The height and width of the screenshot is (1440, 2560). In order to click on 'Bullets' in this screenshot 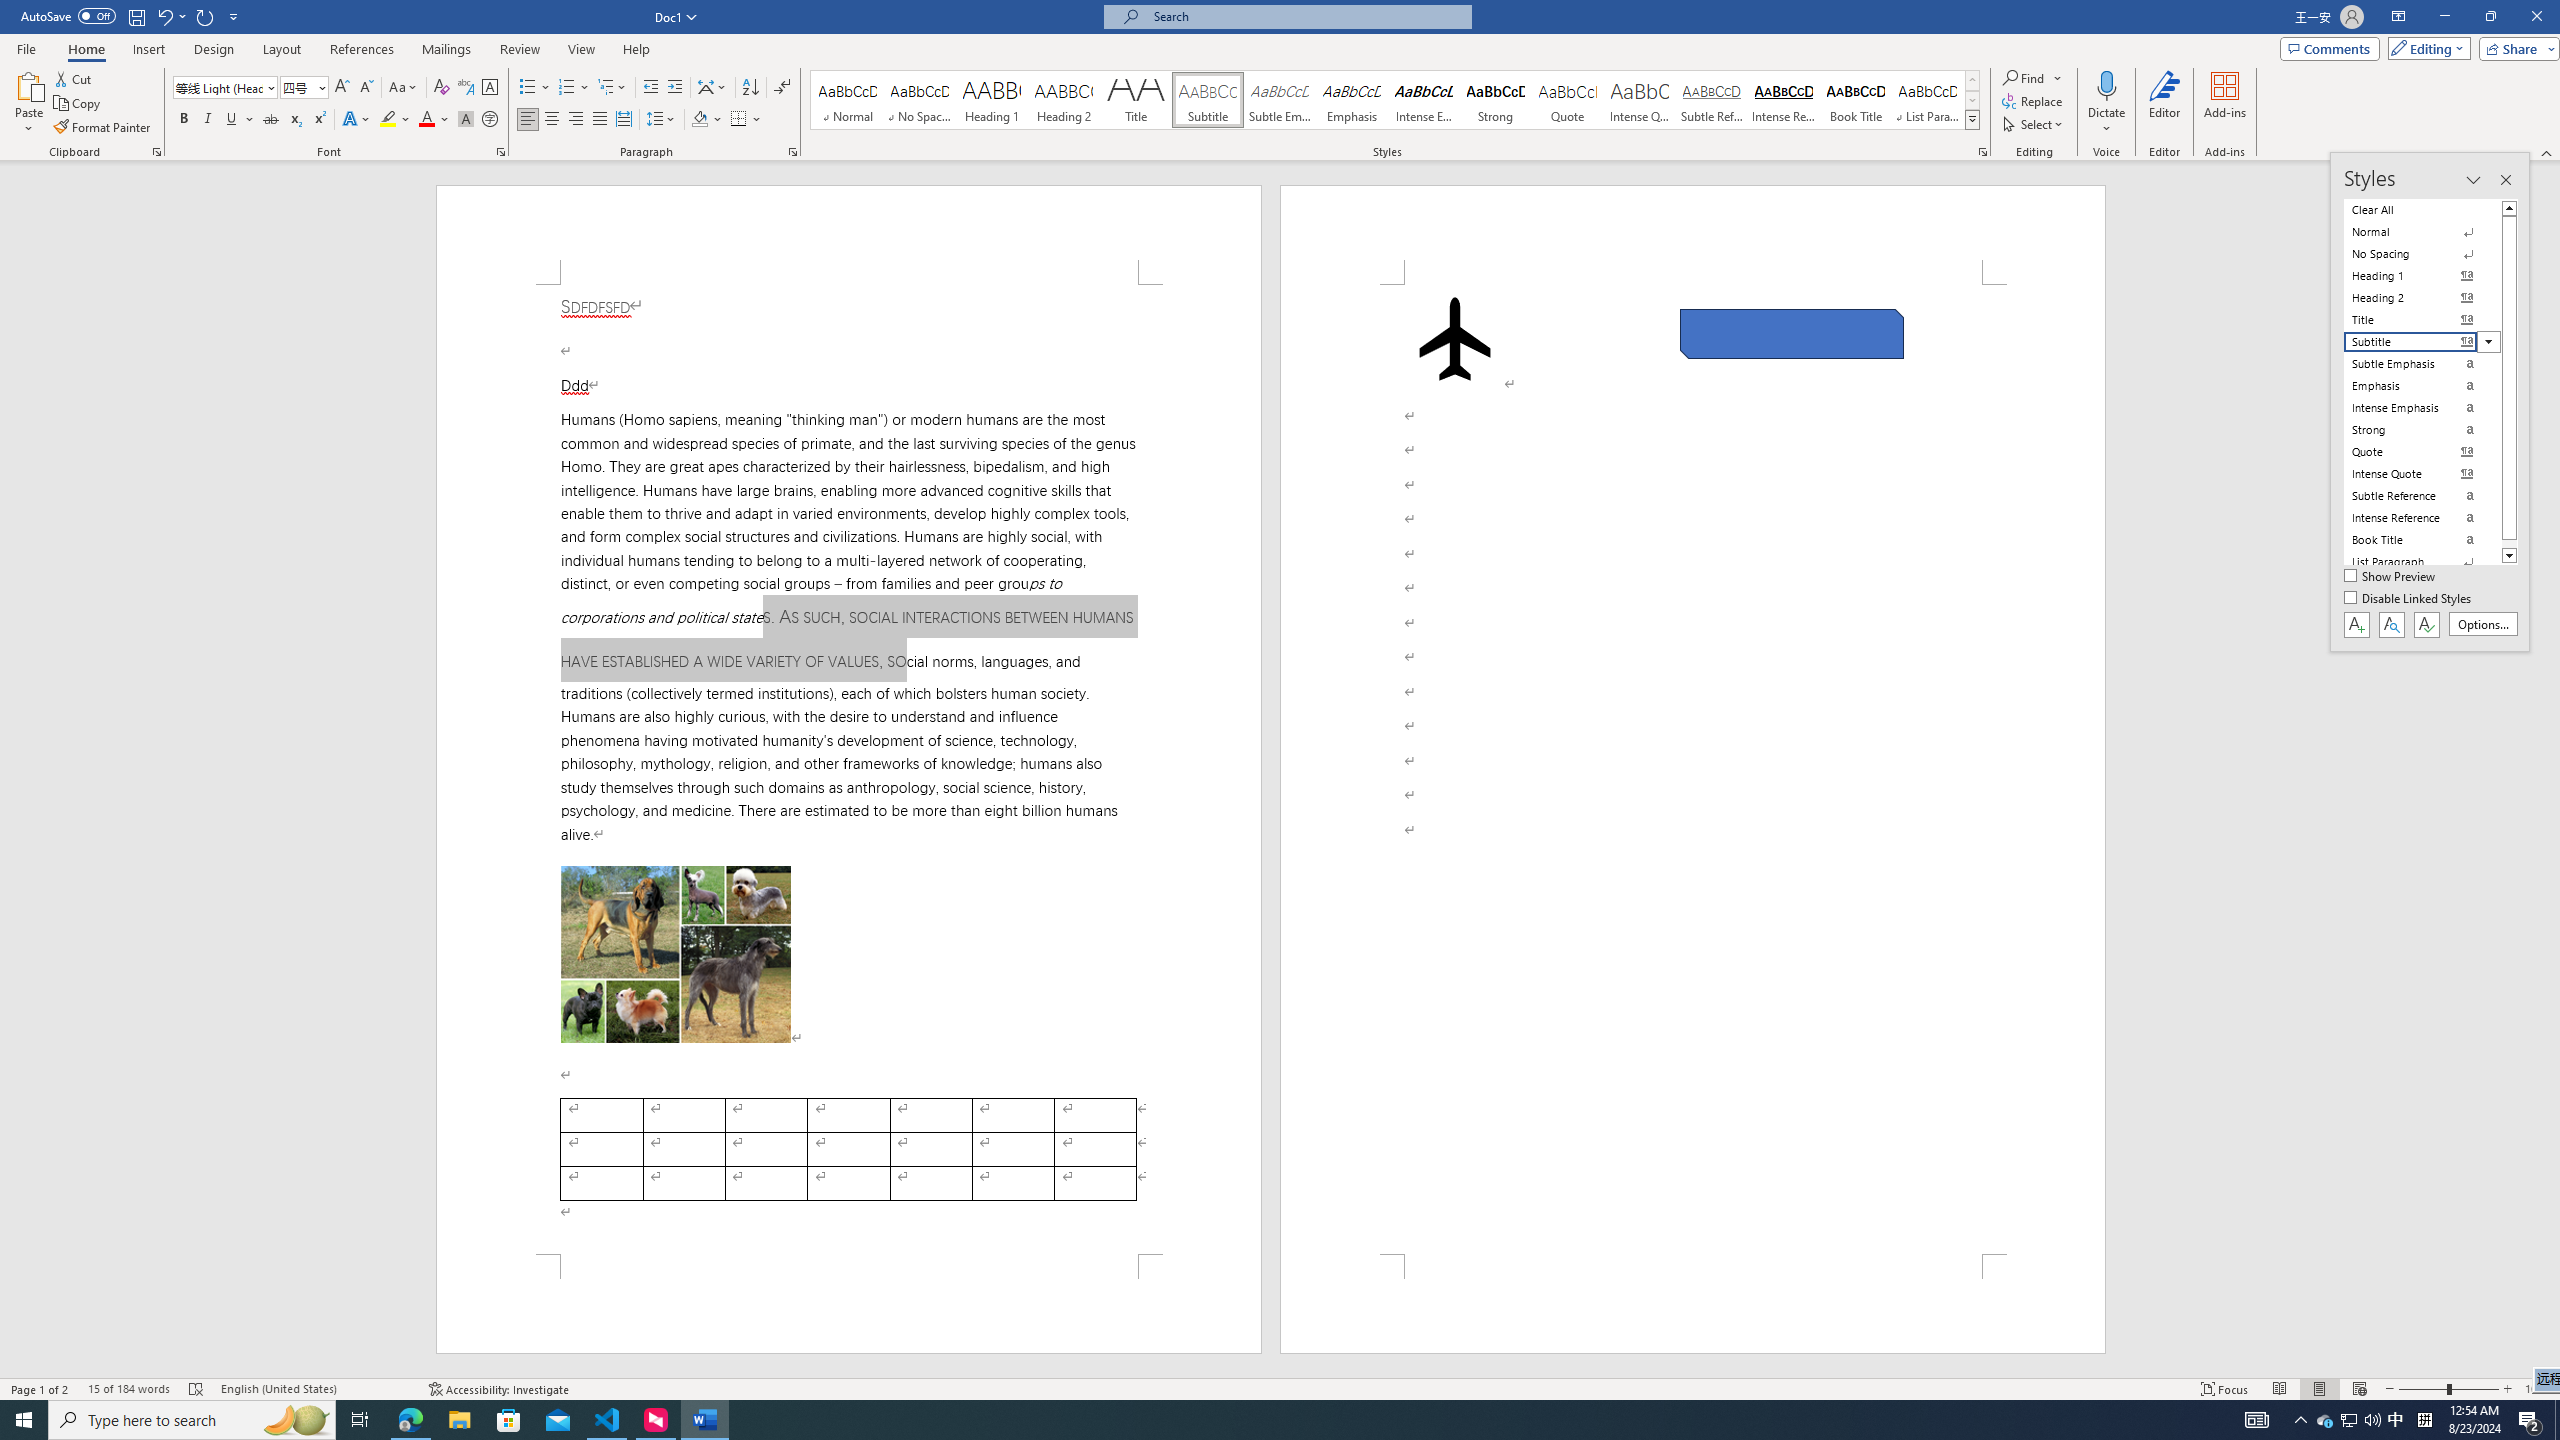, I will do `click(527, 87)`.